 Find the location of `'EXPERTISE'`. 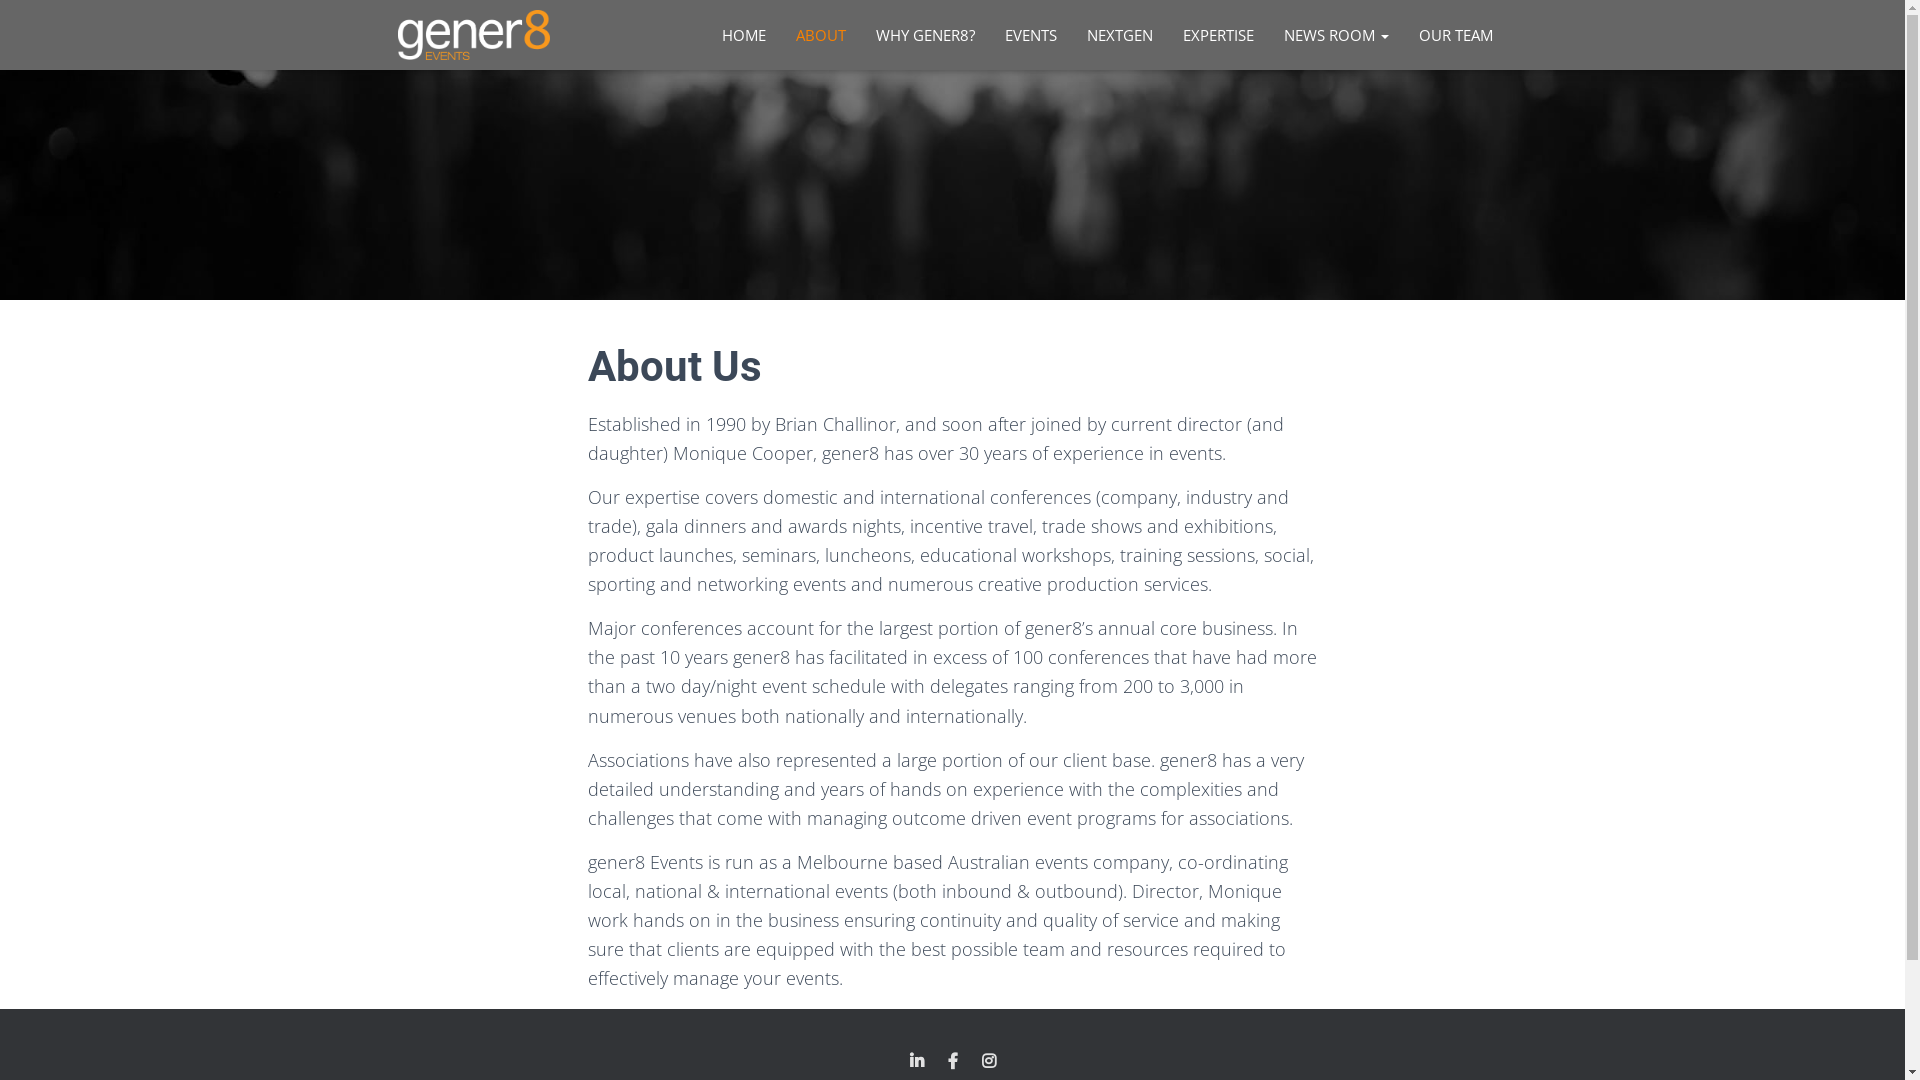

'EXPERTISE' is located at coordinates (1217, 34).